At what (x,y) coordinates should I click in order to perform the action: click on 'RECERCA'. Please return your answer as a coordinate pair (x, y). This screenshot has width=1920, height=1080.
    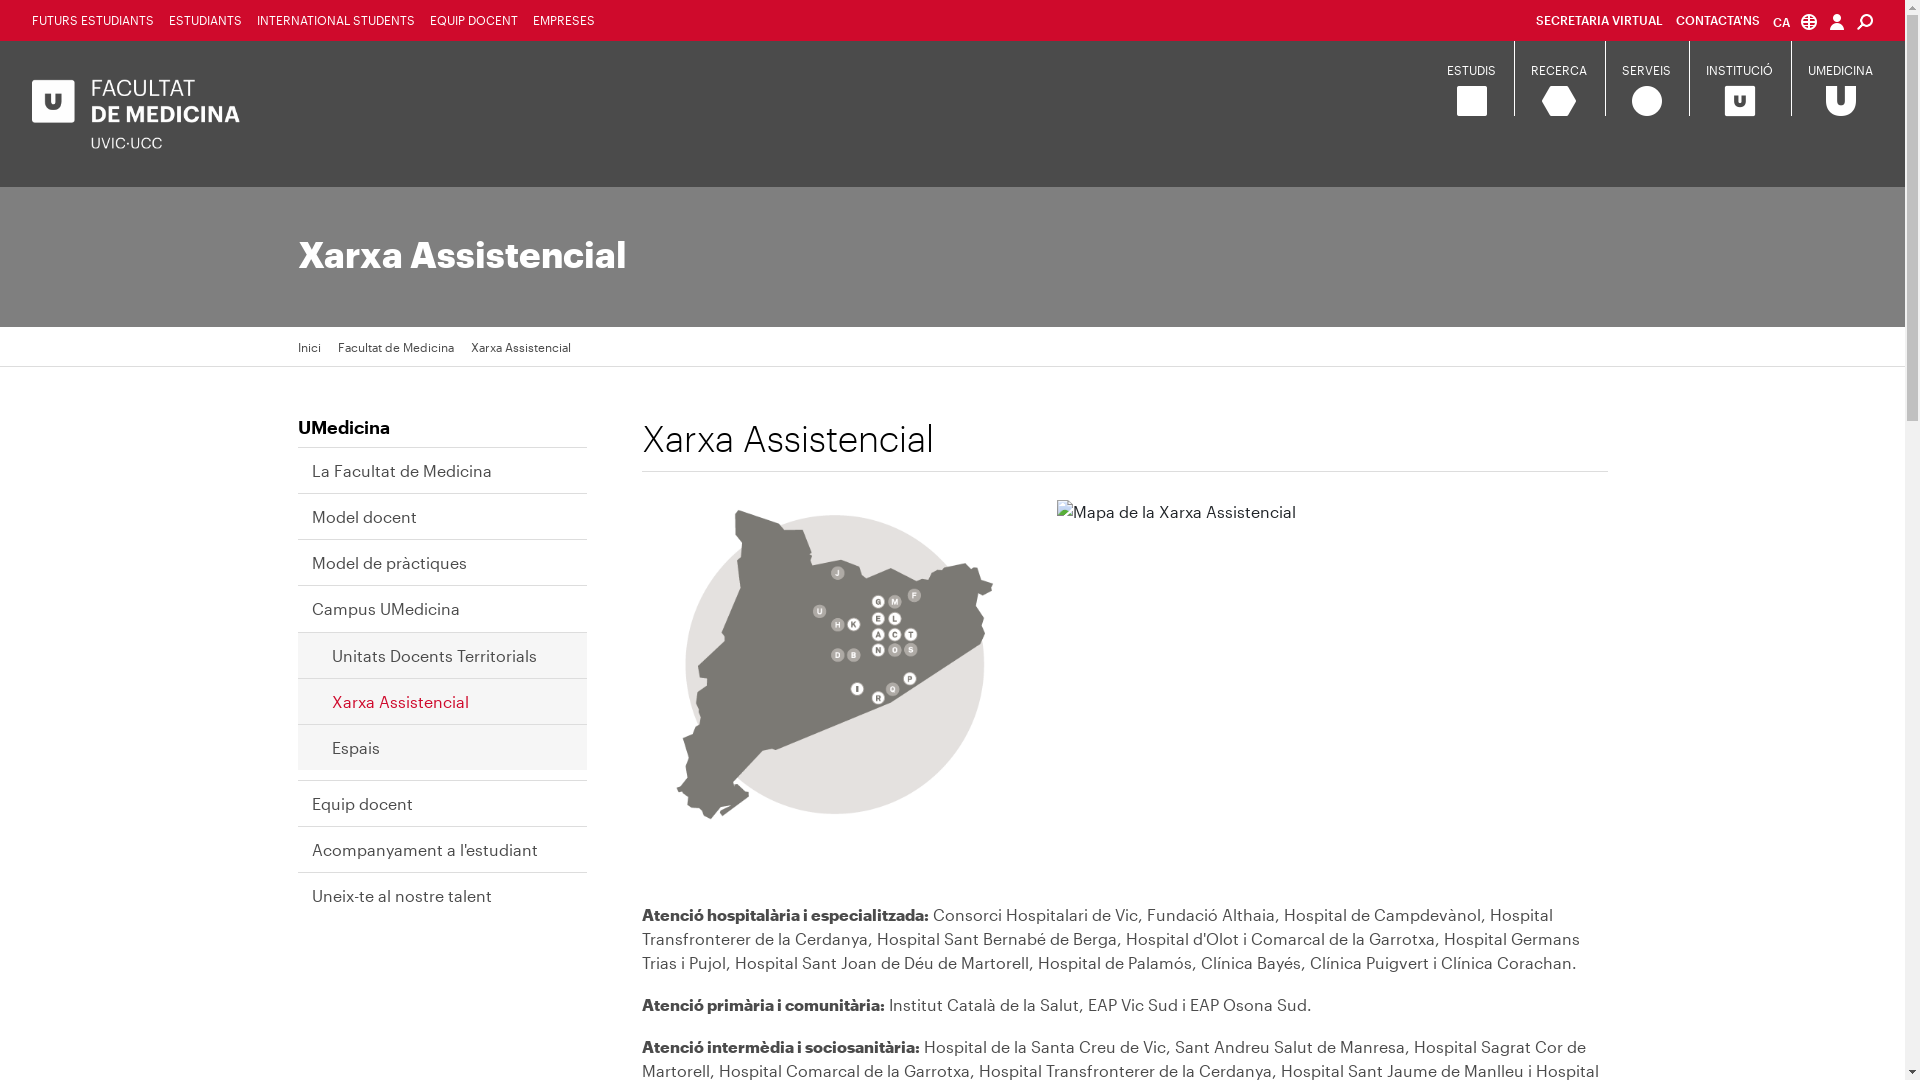
    Looking at the image, I should click on (1558, 69).